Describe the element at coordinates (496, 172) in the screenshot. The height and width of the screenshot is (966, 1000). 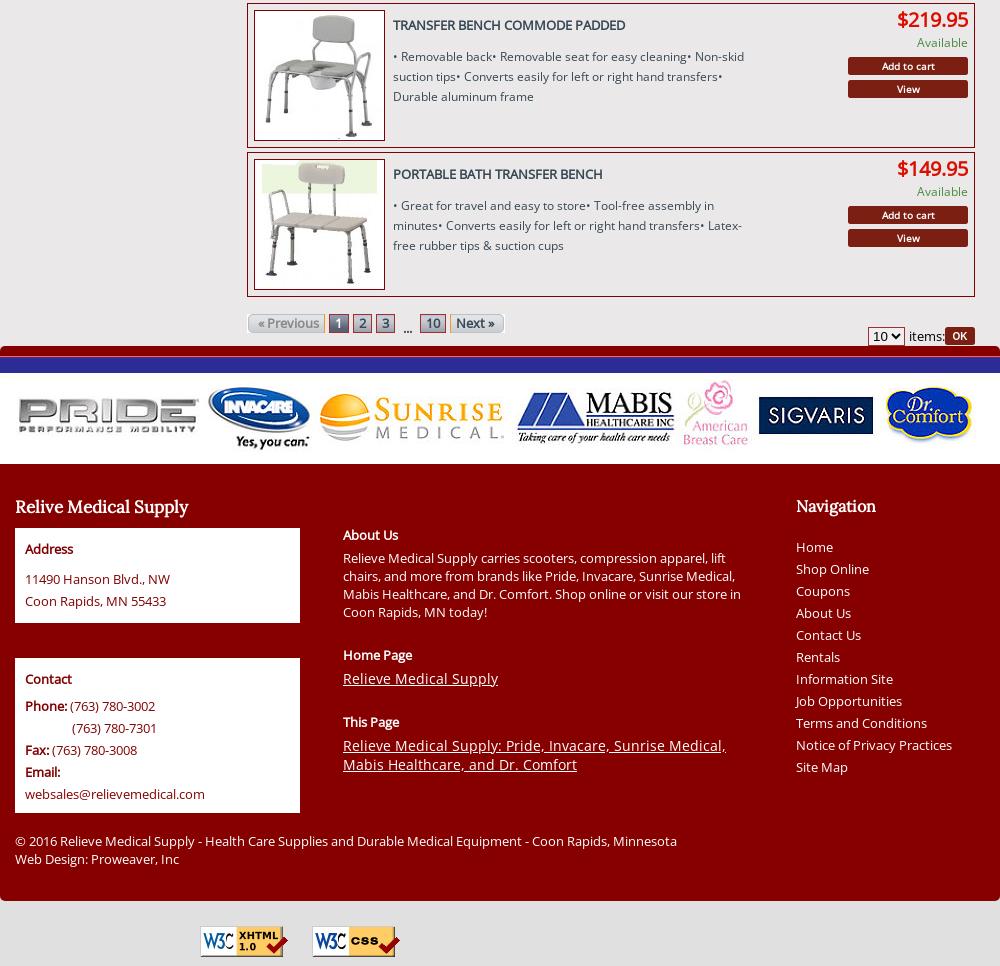
I see `'PORTABLE BATH TRANSFER BENCH'` at that location.